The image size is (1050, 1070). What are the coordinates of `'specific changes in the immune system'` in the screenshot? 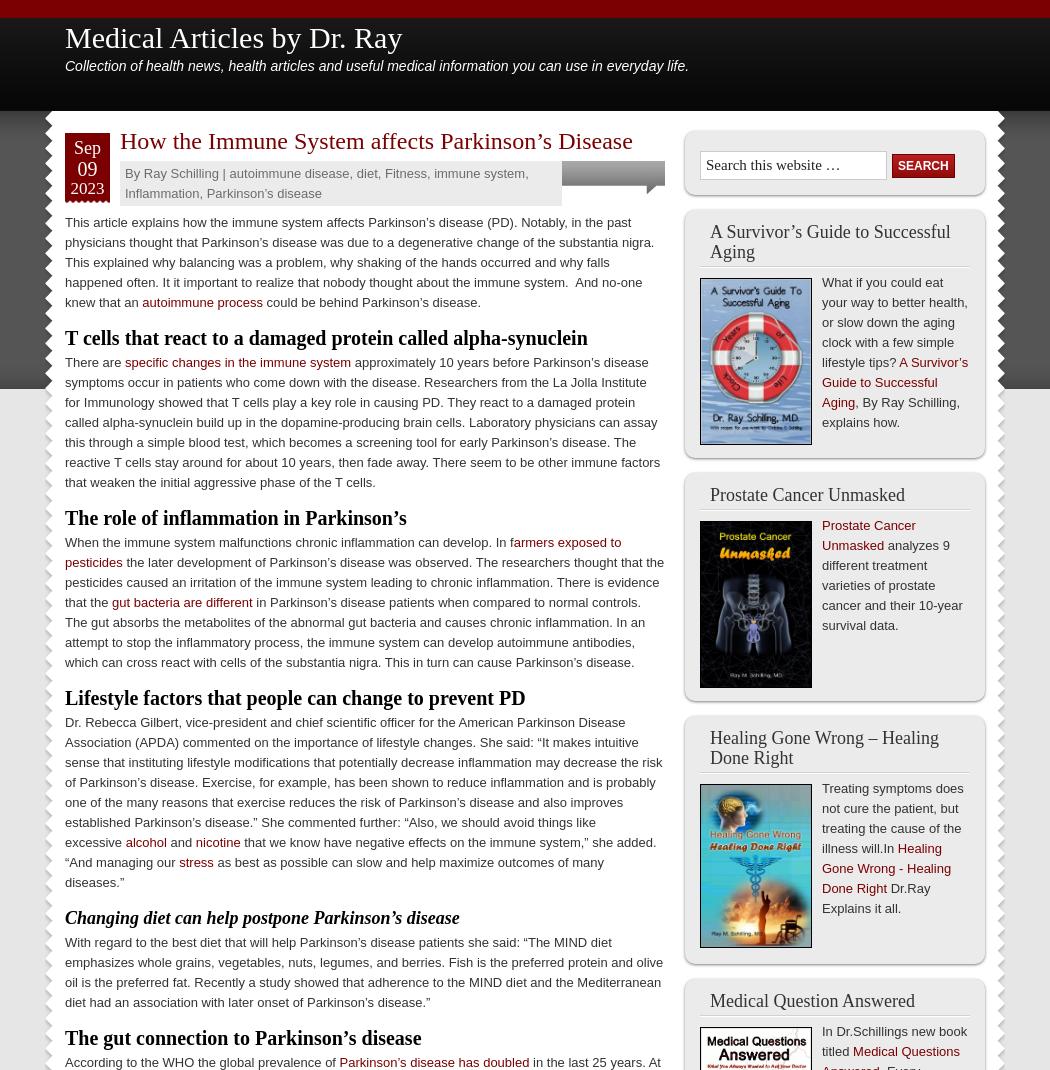 It's located at (237, 361).